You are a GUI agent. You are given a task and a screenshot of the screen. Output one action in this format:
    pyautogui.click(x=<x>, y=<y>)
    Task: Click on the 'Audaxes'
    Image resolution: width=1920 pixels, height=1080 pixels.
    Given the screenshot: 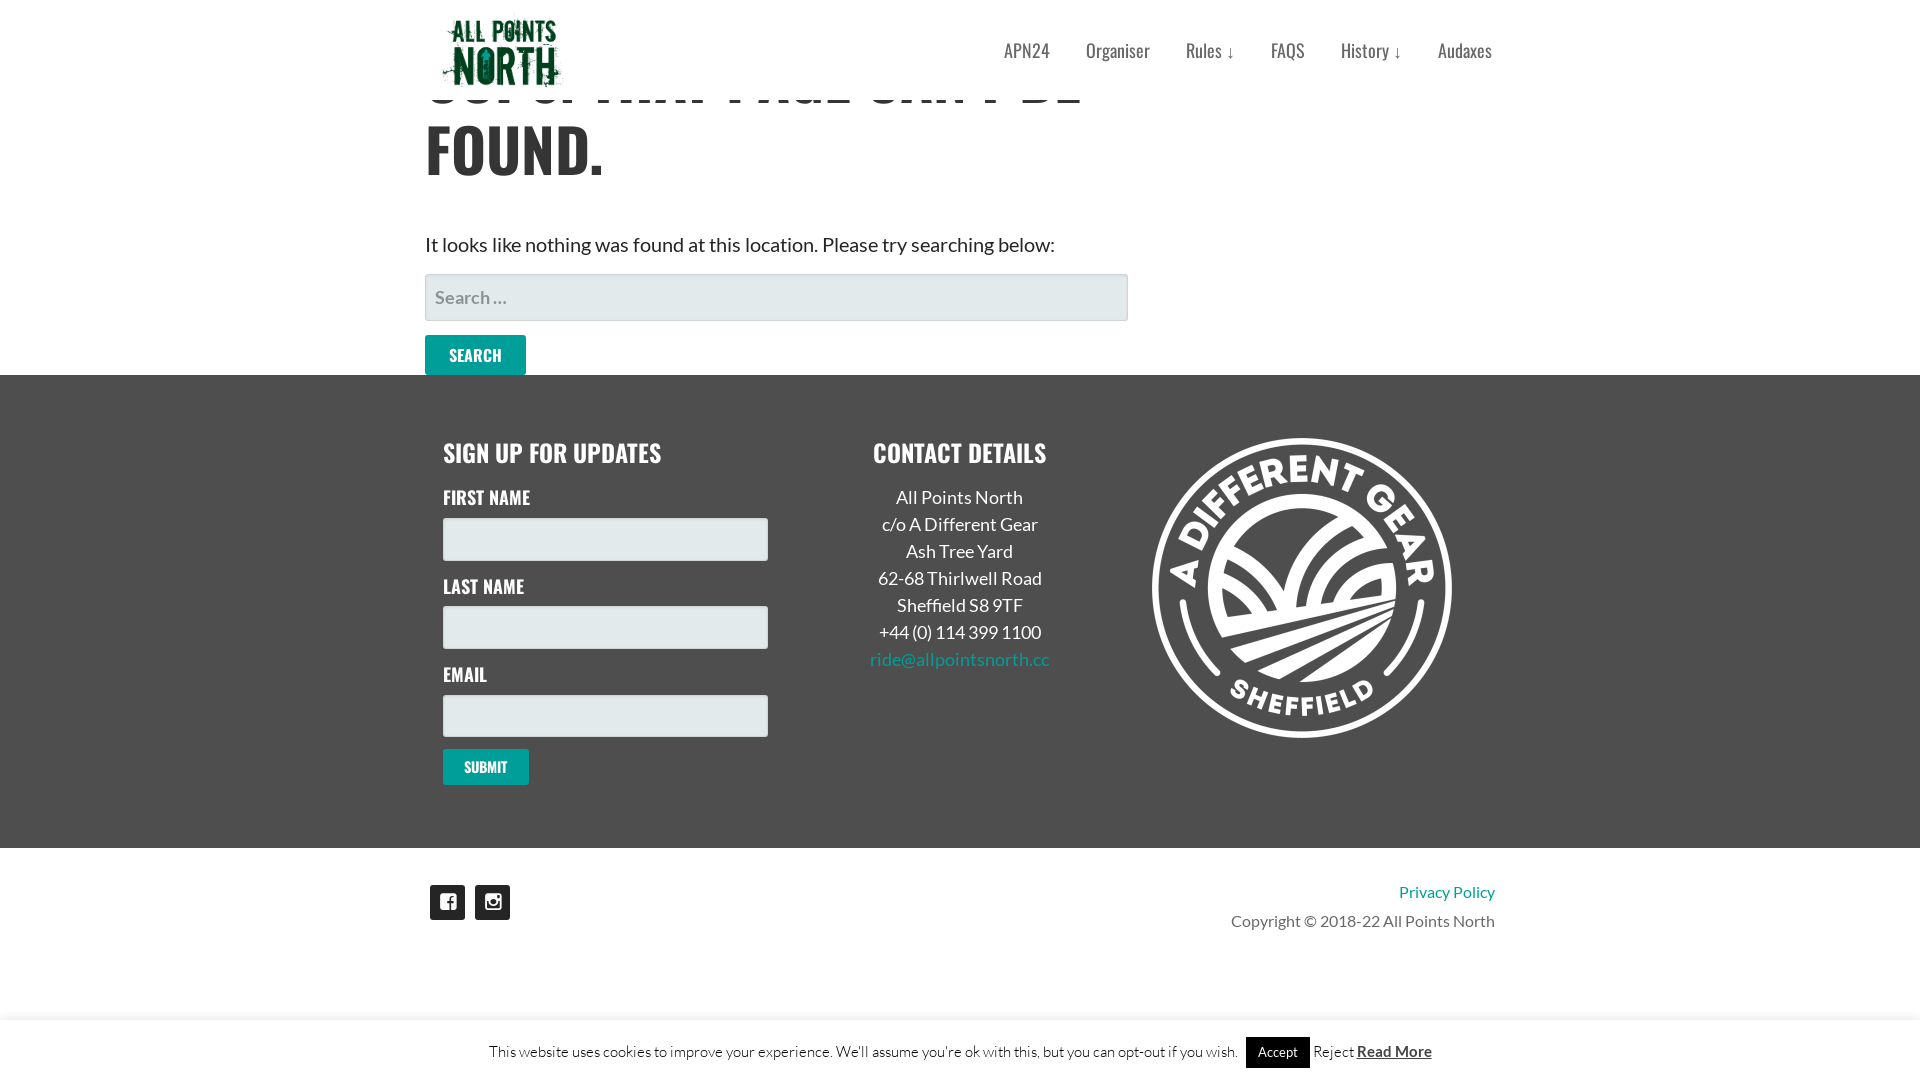 What is the action you would take?
    pyautogui.click(x=1464, y=49)
    